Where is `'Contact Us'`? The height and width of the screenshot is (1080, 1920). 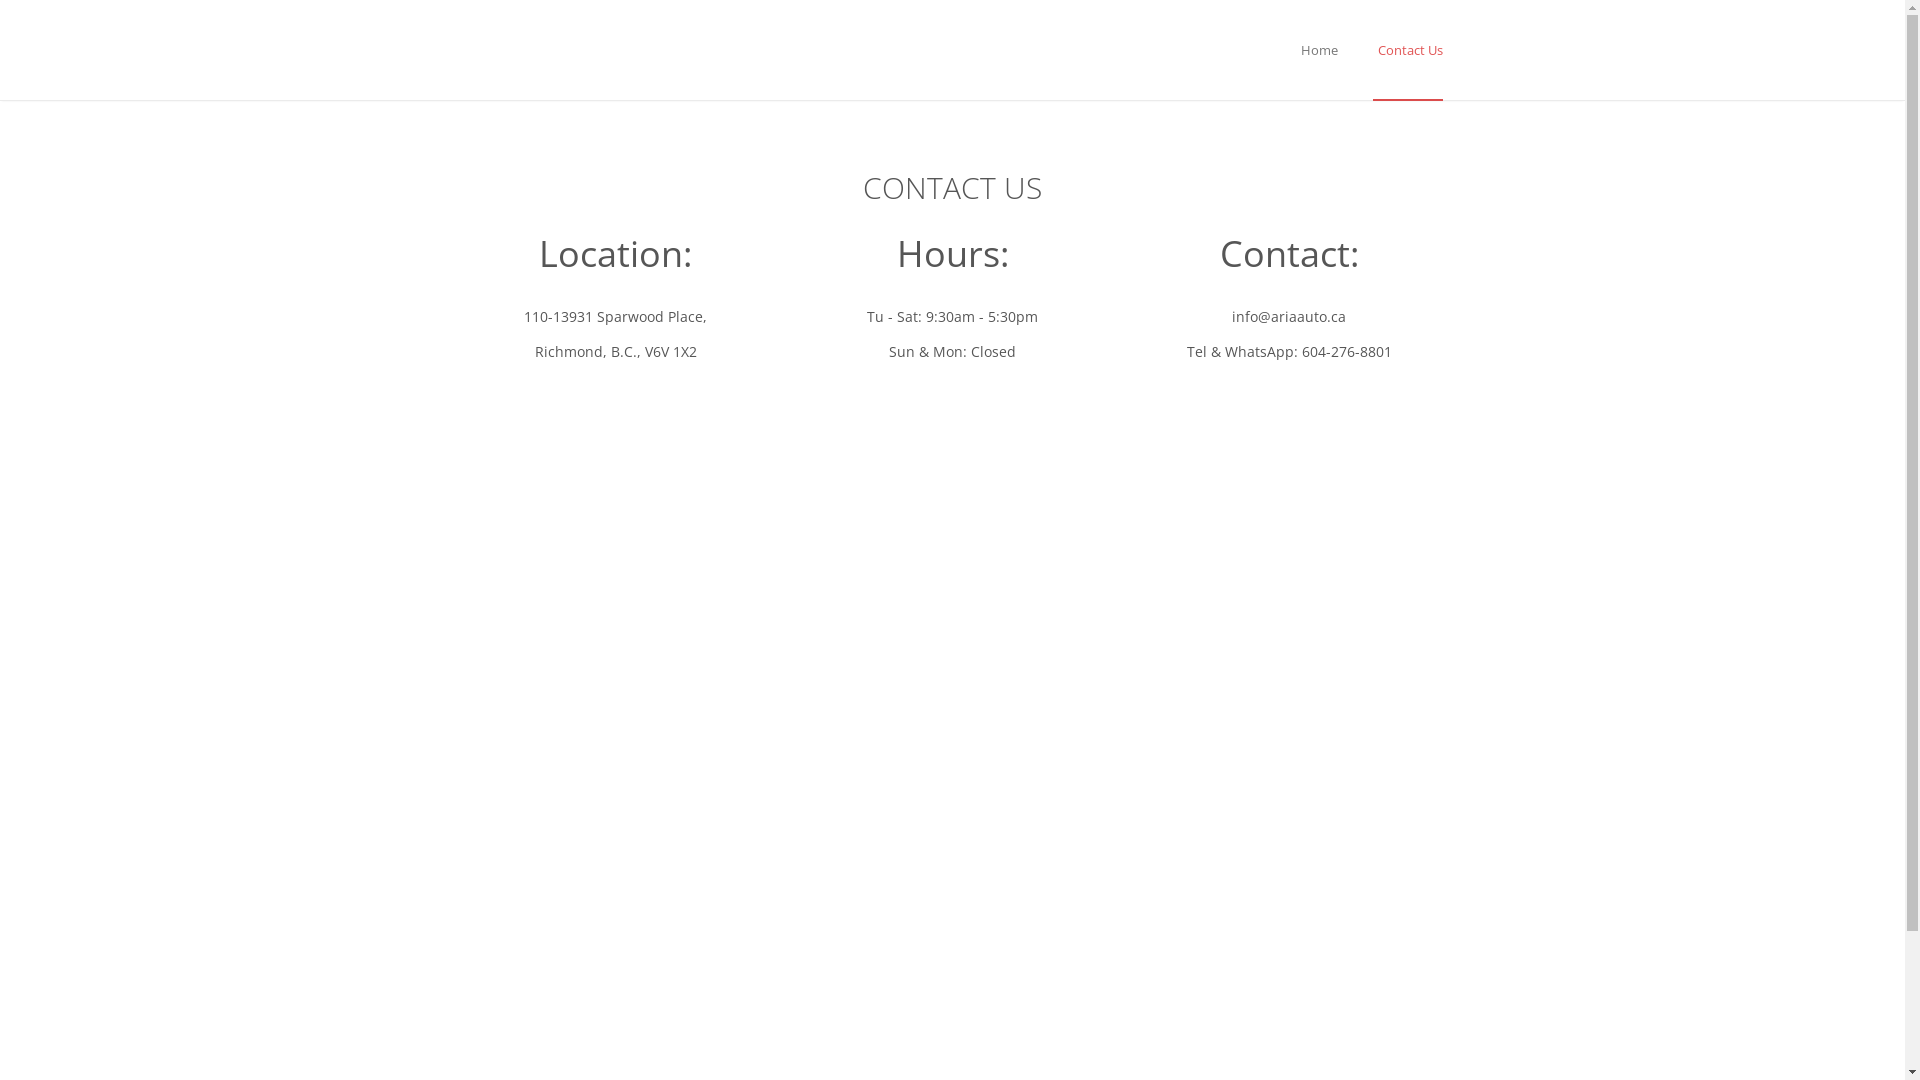 'Contact Us' is located at coordinates (1371, 49).